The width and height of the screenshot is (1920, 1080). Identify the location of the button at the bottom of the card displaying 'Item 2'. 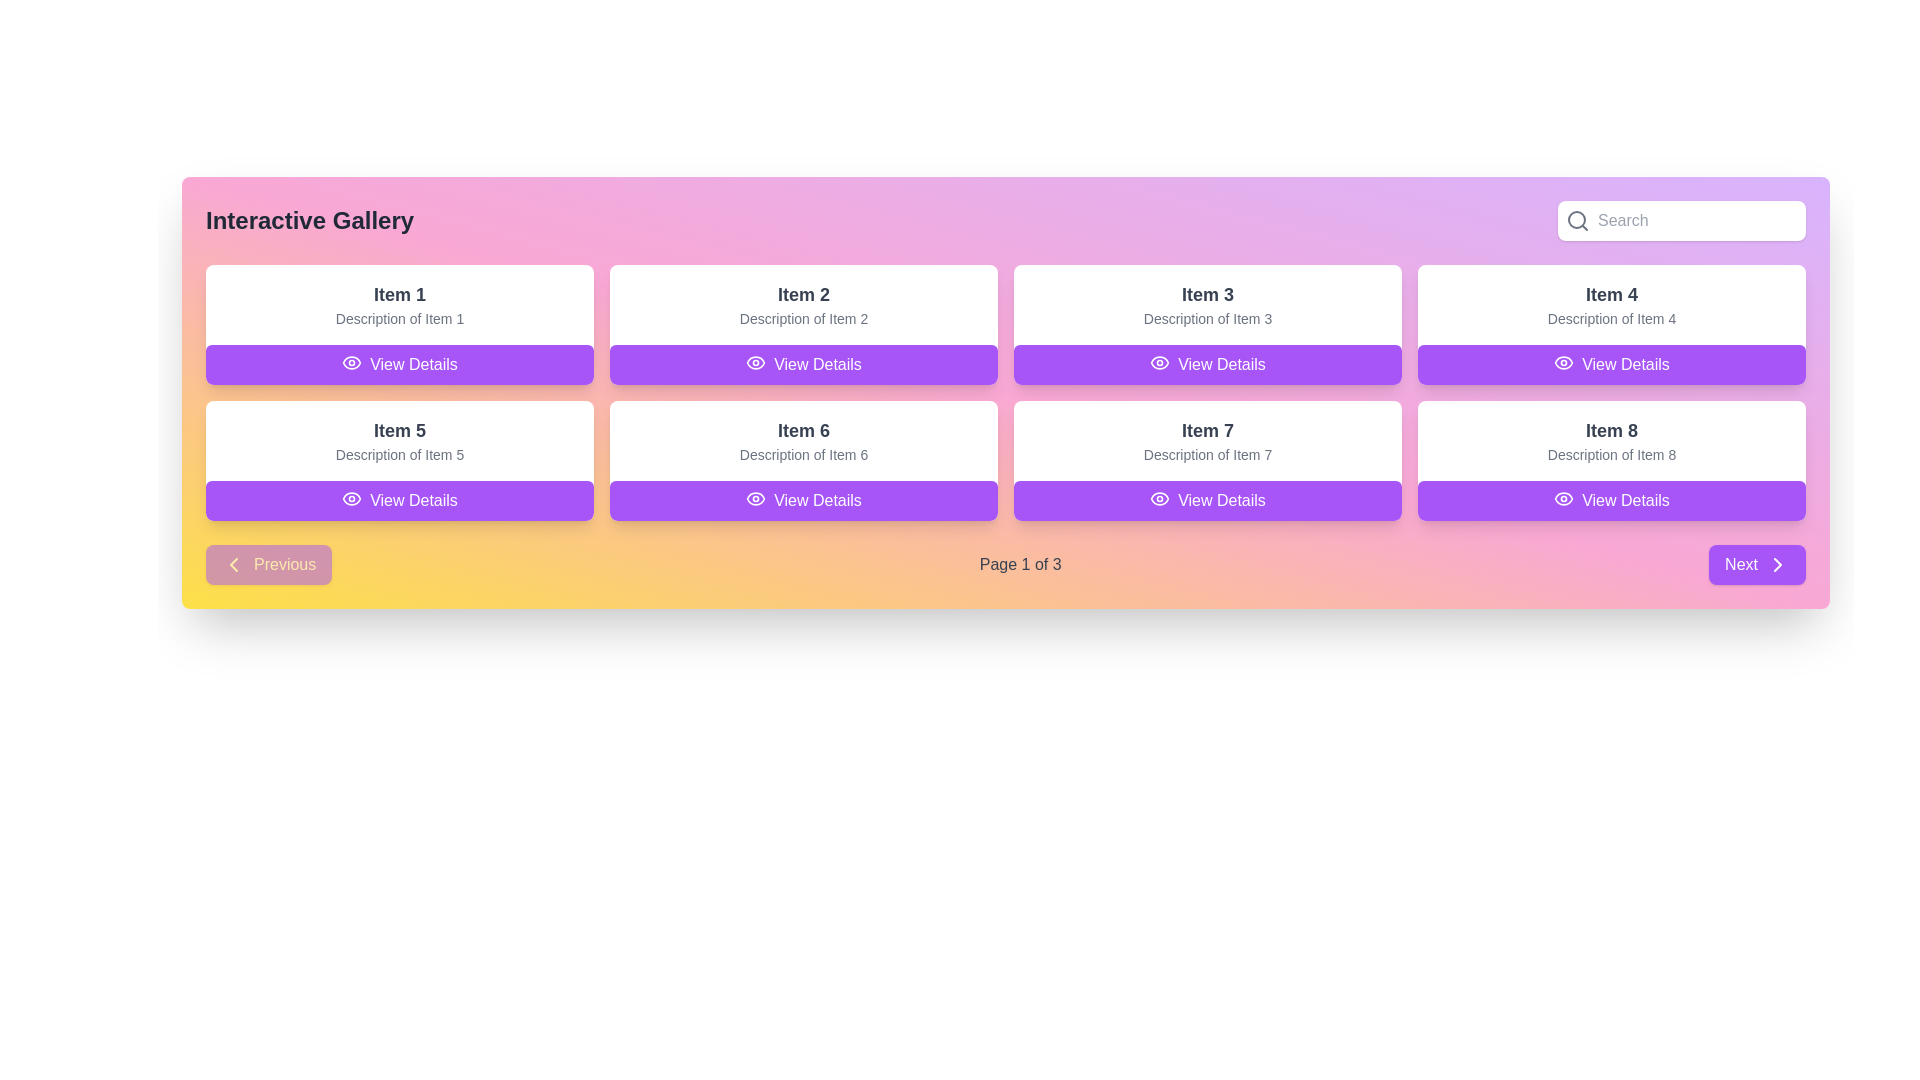
(804, 365).